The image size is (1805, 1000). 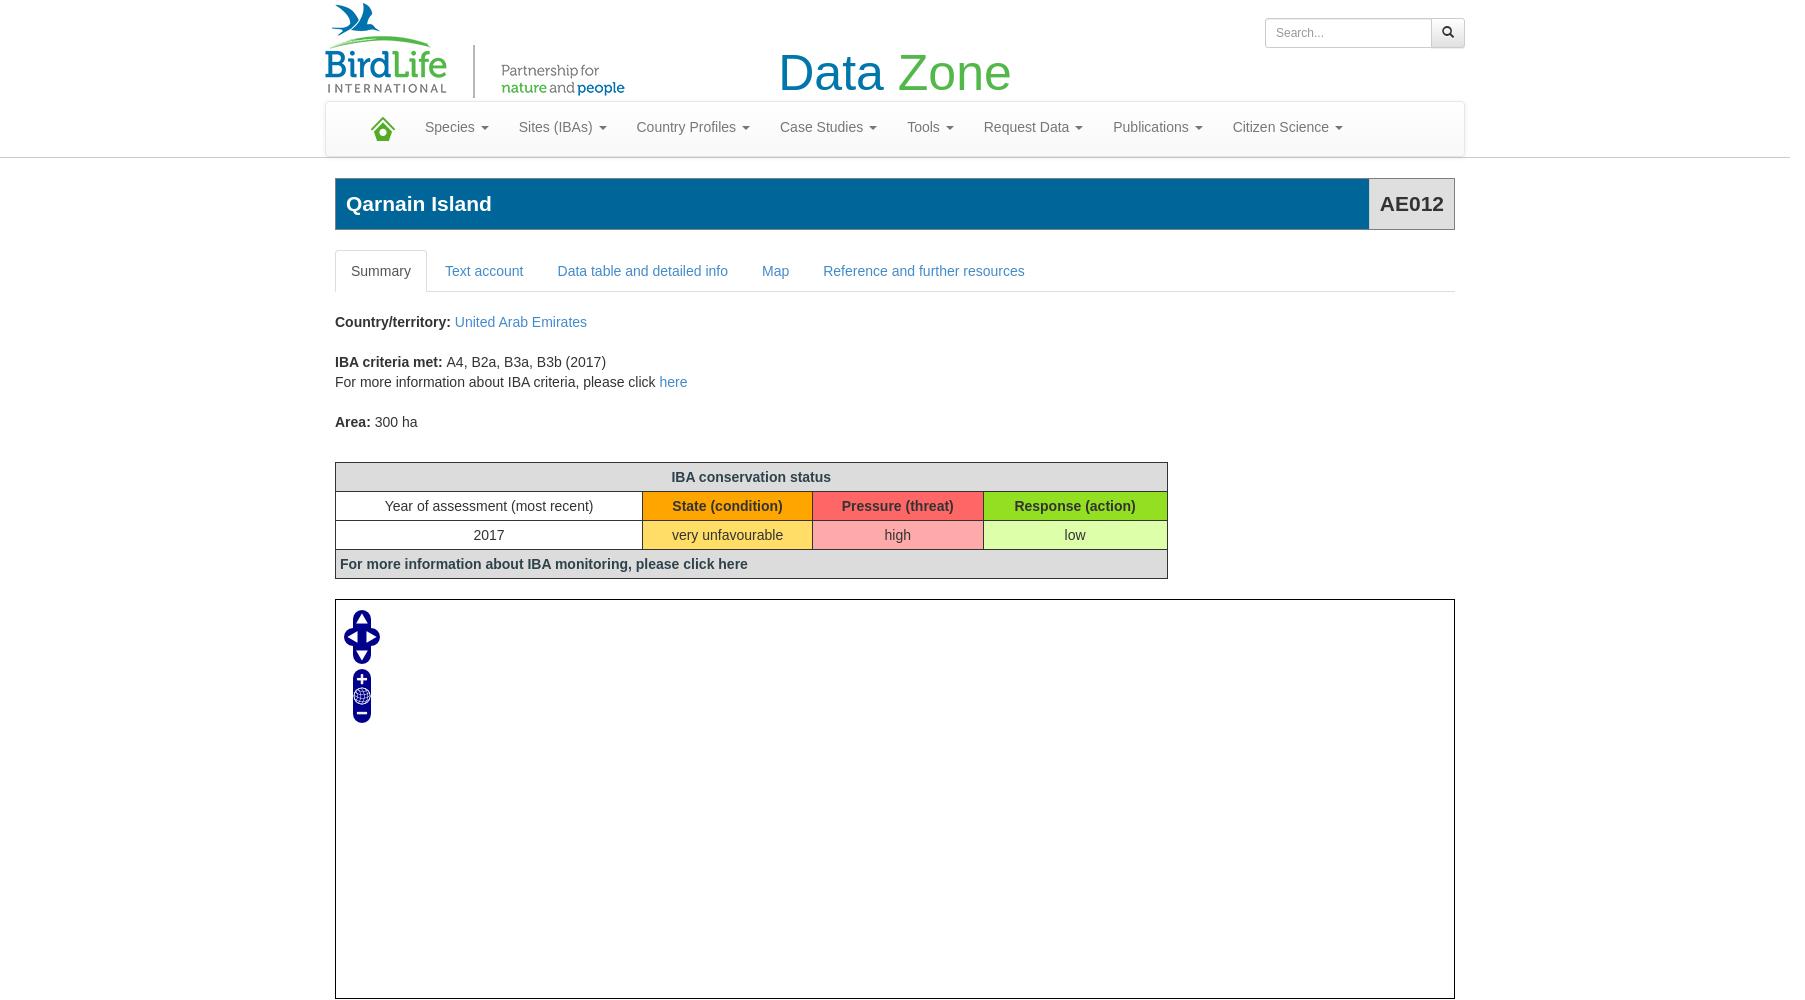 I want to click on 'United Arab Emirates', so click(x=520, y=321).